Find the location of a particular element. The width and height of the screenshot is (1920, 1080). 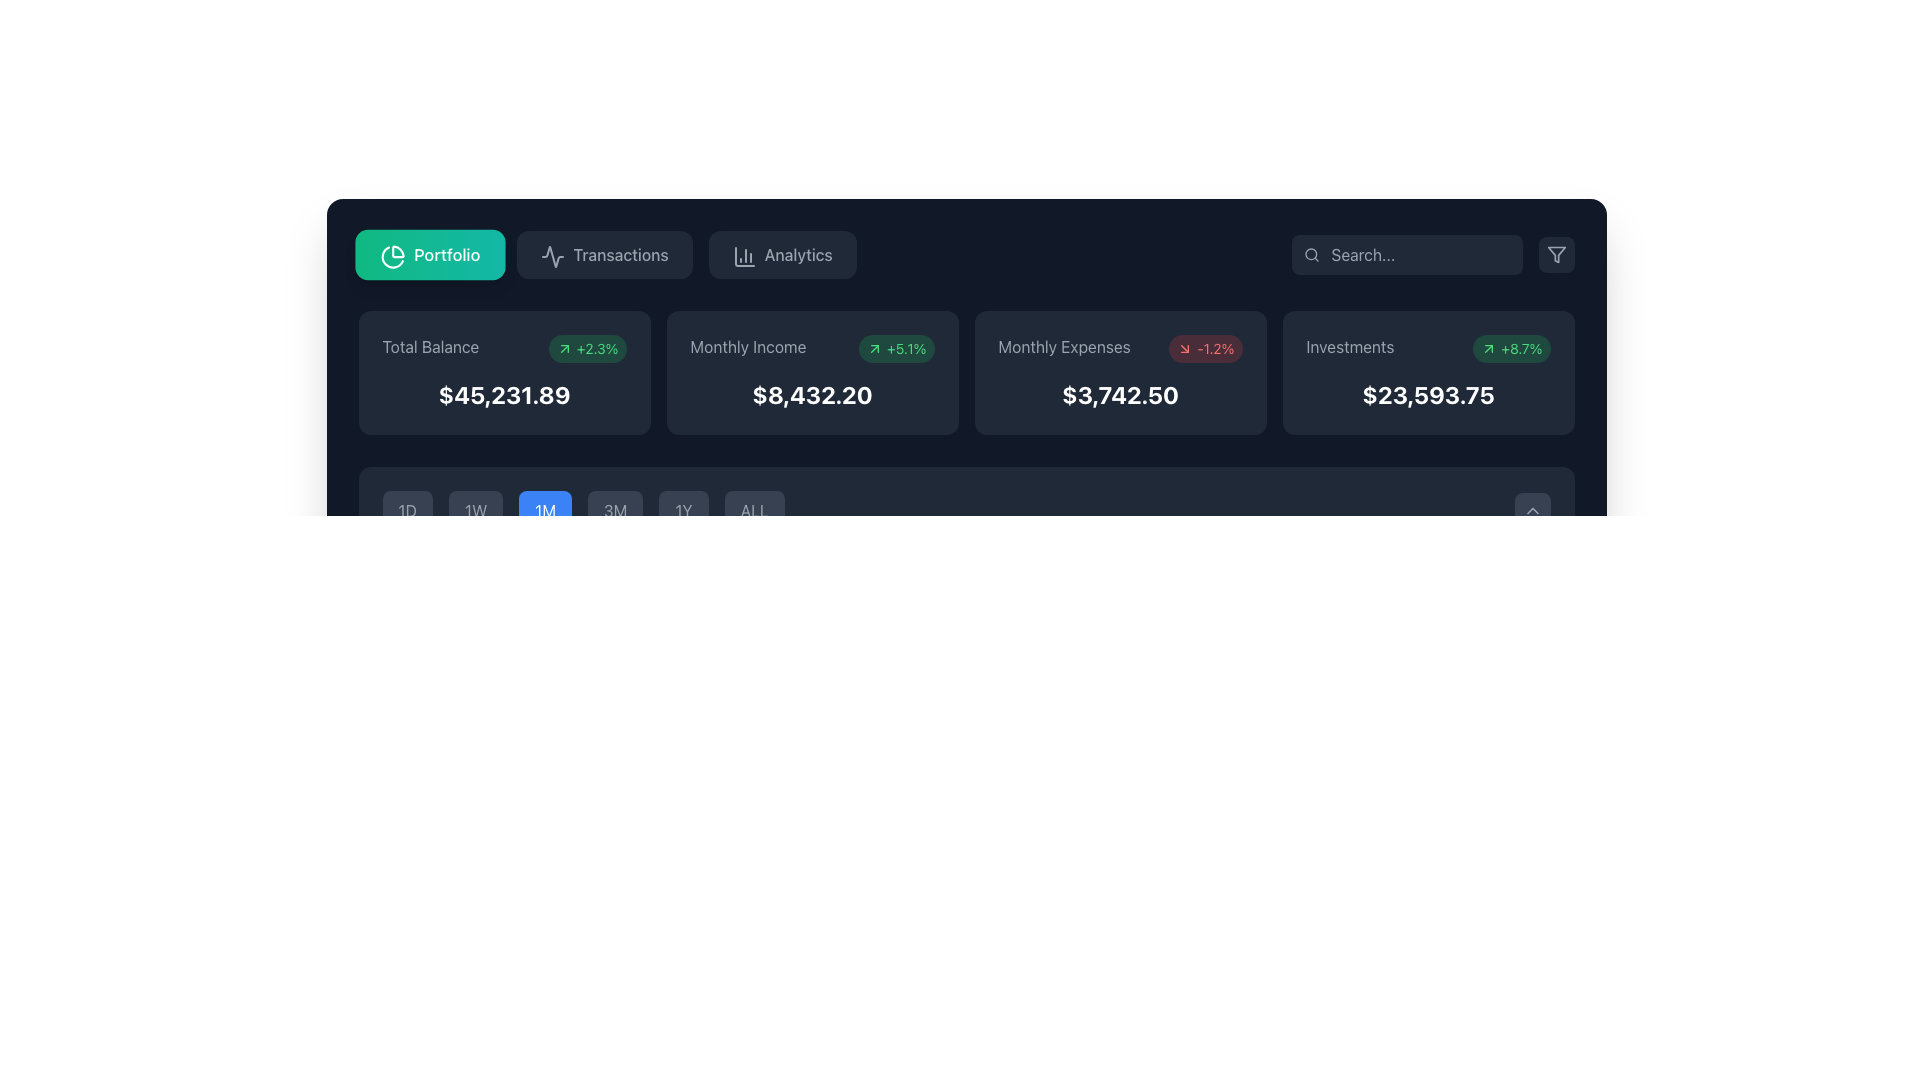

the first button in the bottom-left portion of the interface is located at coordinates (406, 509).